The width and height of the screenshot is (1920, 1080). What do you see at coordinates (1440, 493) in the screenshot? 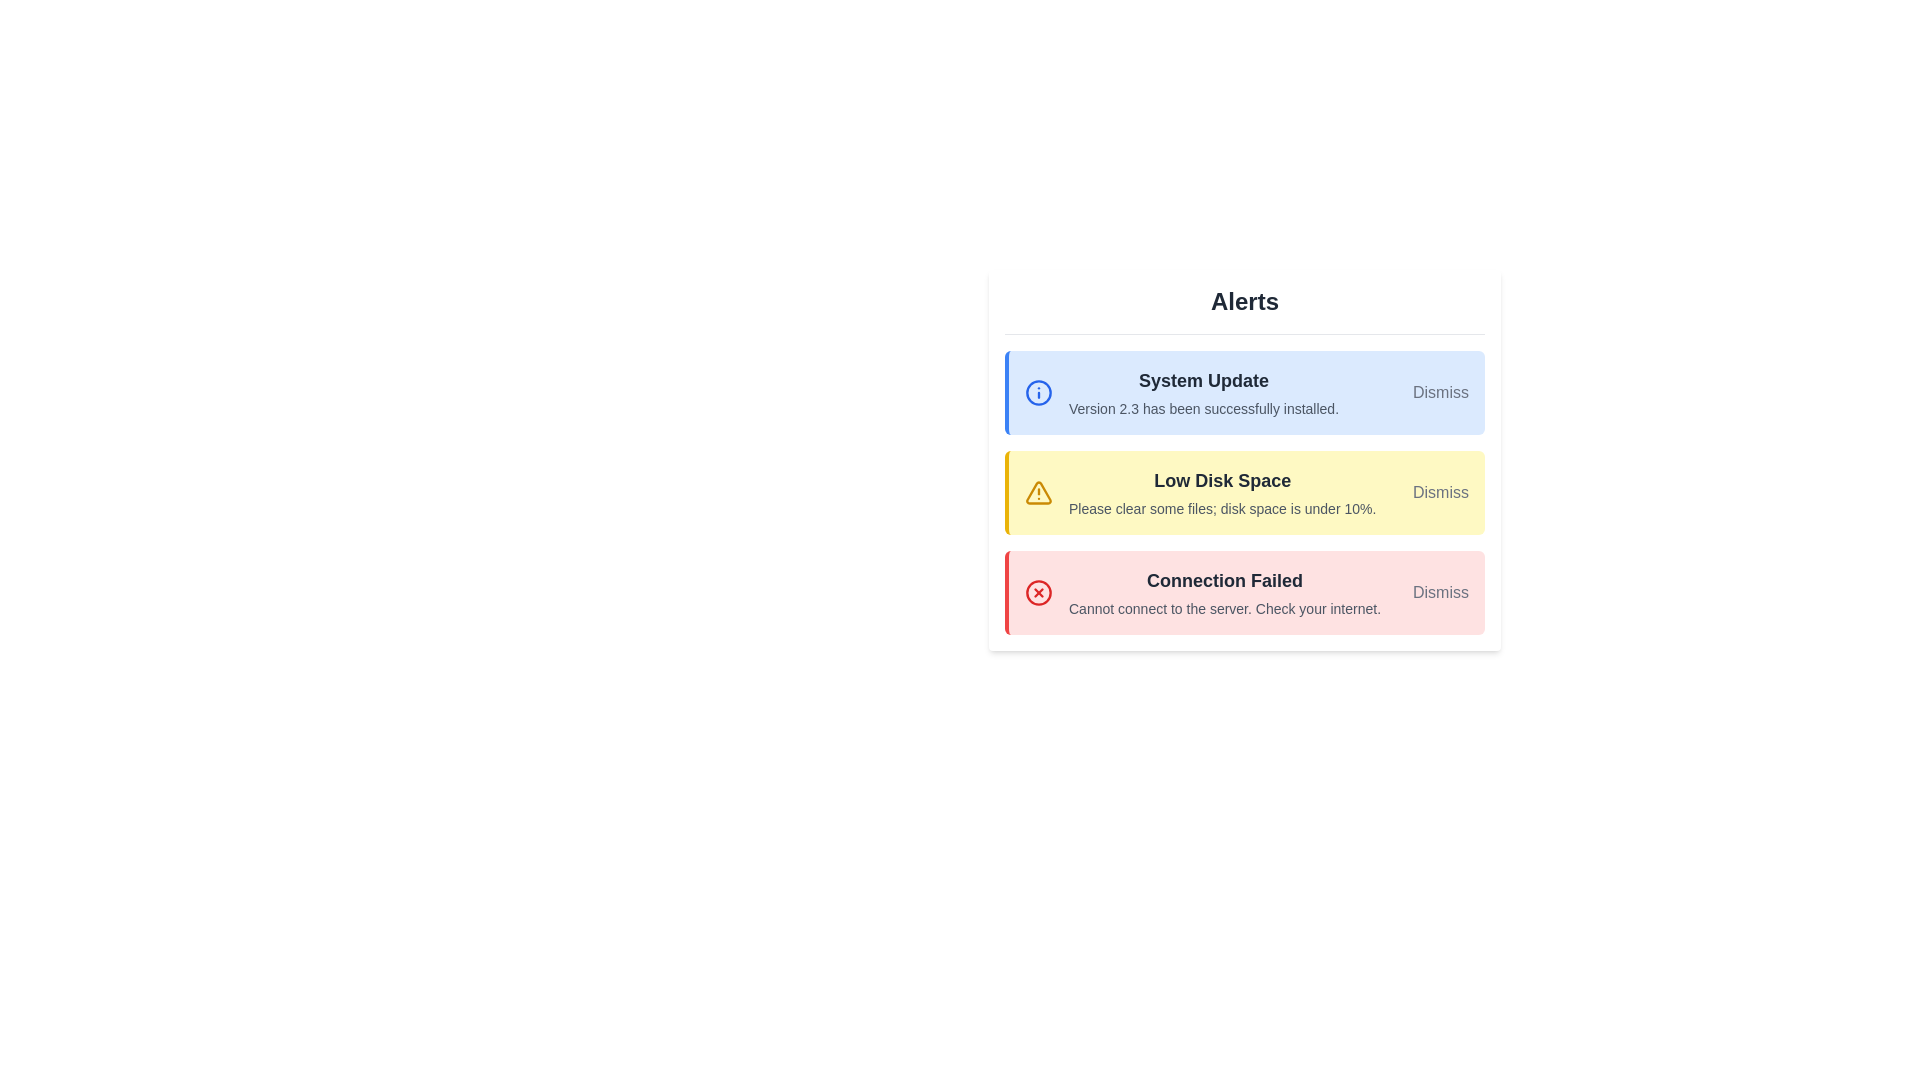
I see `the 'Dismiss' button, which is a light gray textual button located at the right end of the 'Low Disk Space' alert box` at bounding box center [1440, 493].